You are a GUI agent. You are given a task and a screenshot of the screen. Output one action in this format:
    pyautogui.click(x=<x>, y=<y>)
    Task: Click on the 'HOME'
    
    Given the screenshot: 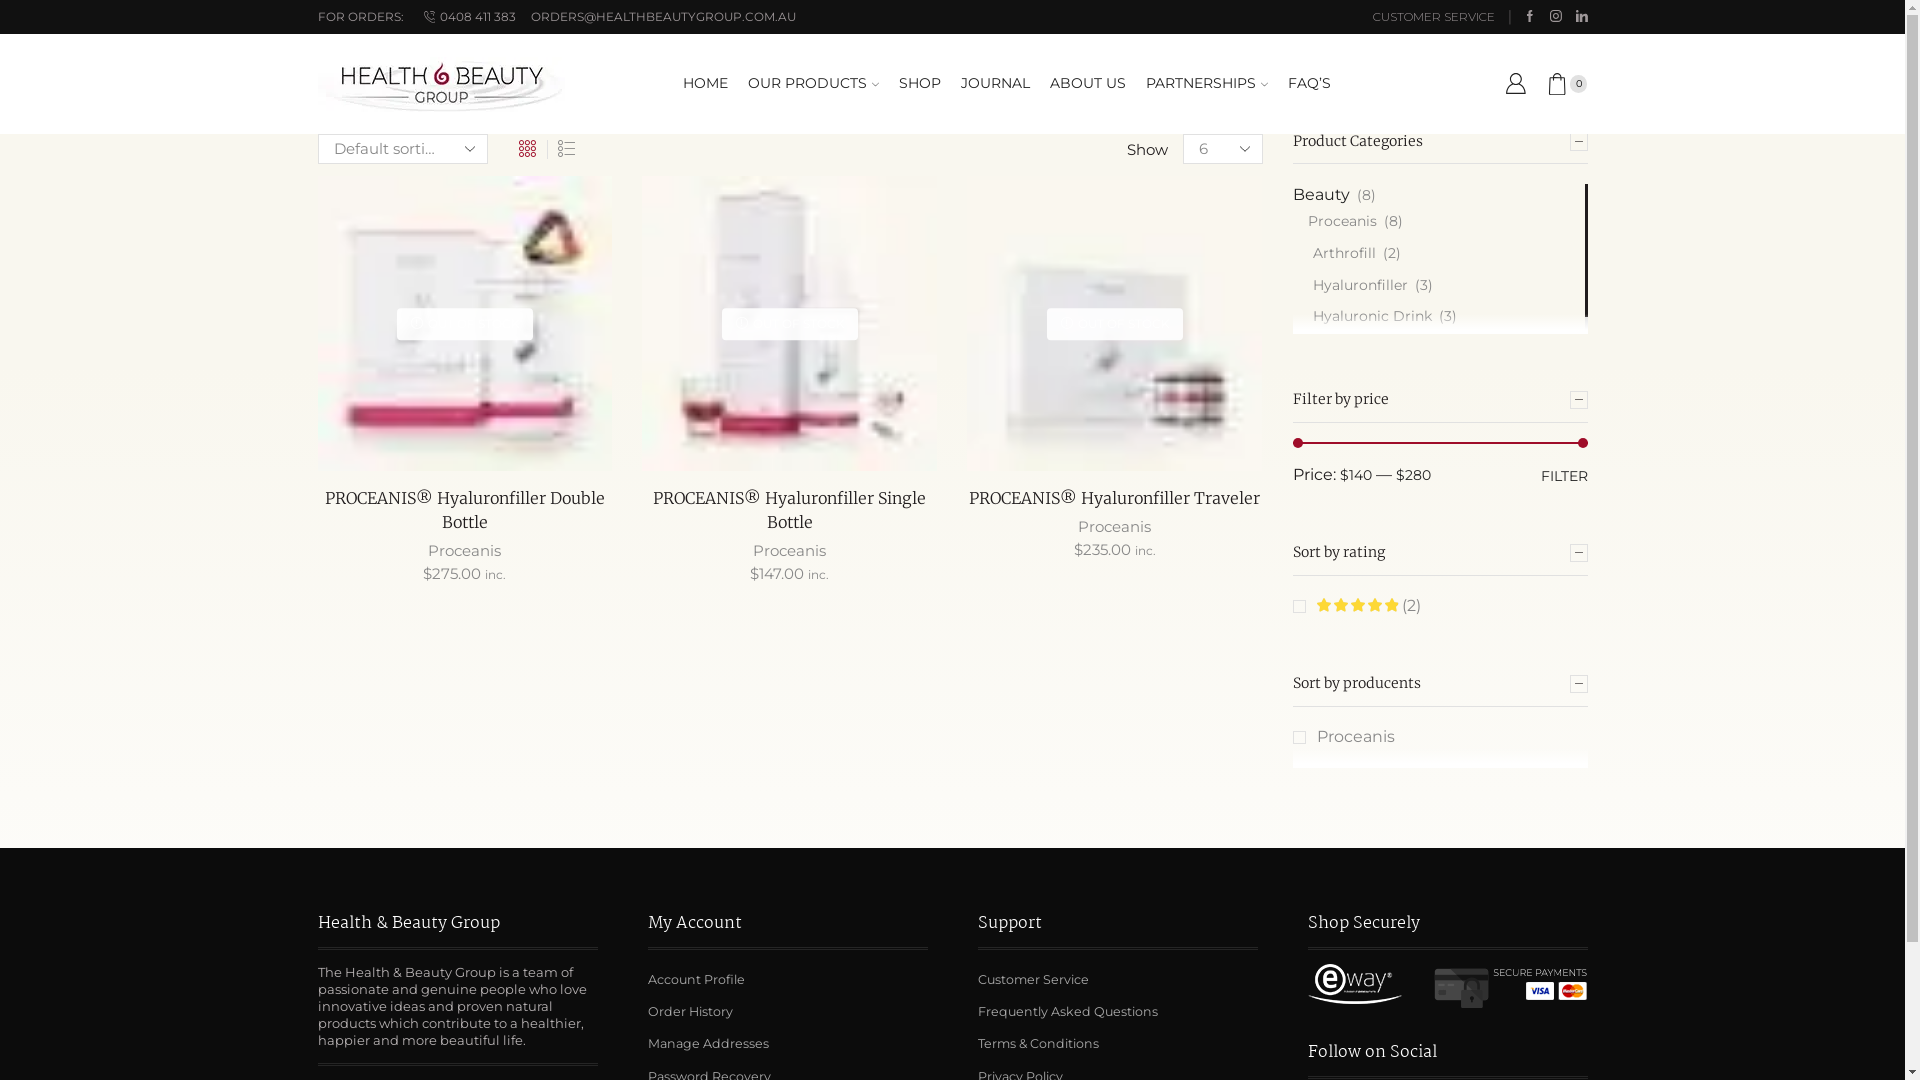 What is the action you would take?
    pyautogui.click(x=705, y=83)
    